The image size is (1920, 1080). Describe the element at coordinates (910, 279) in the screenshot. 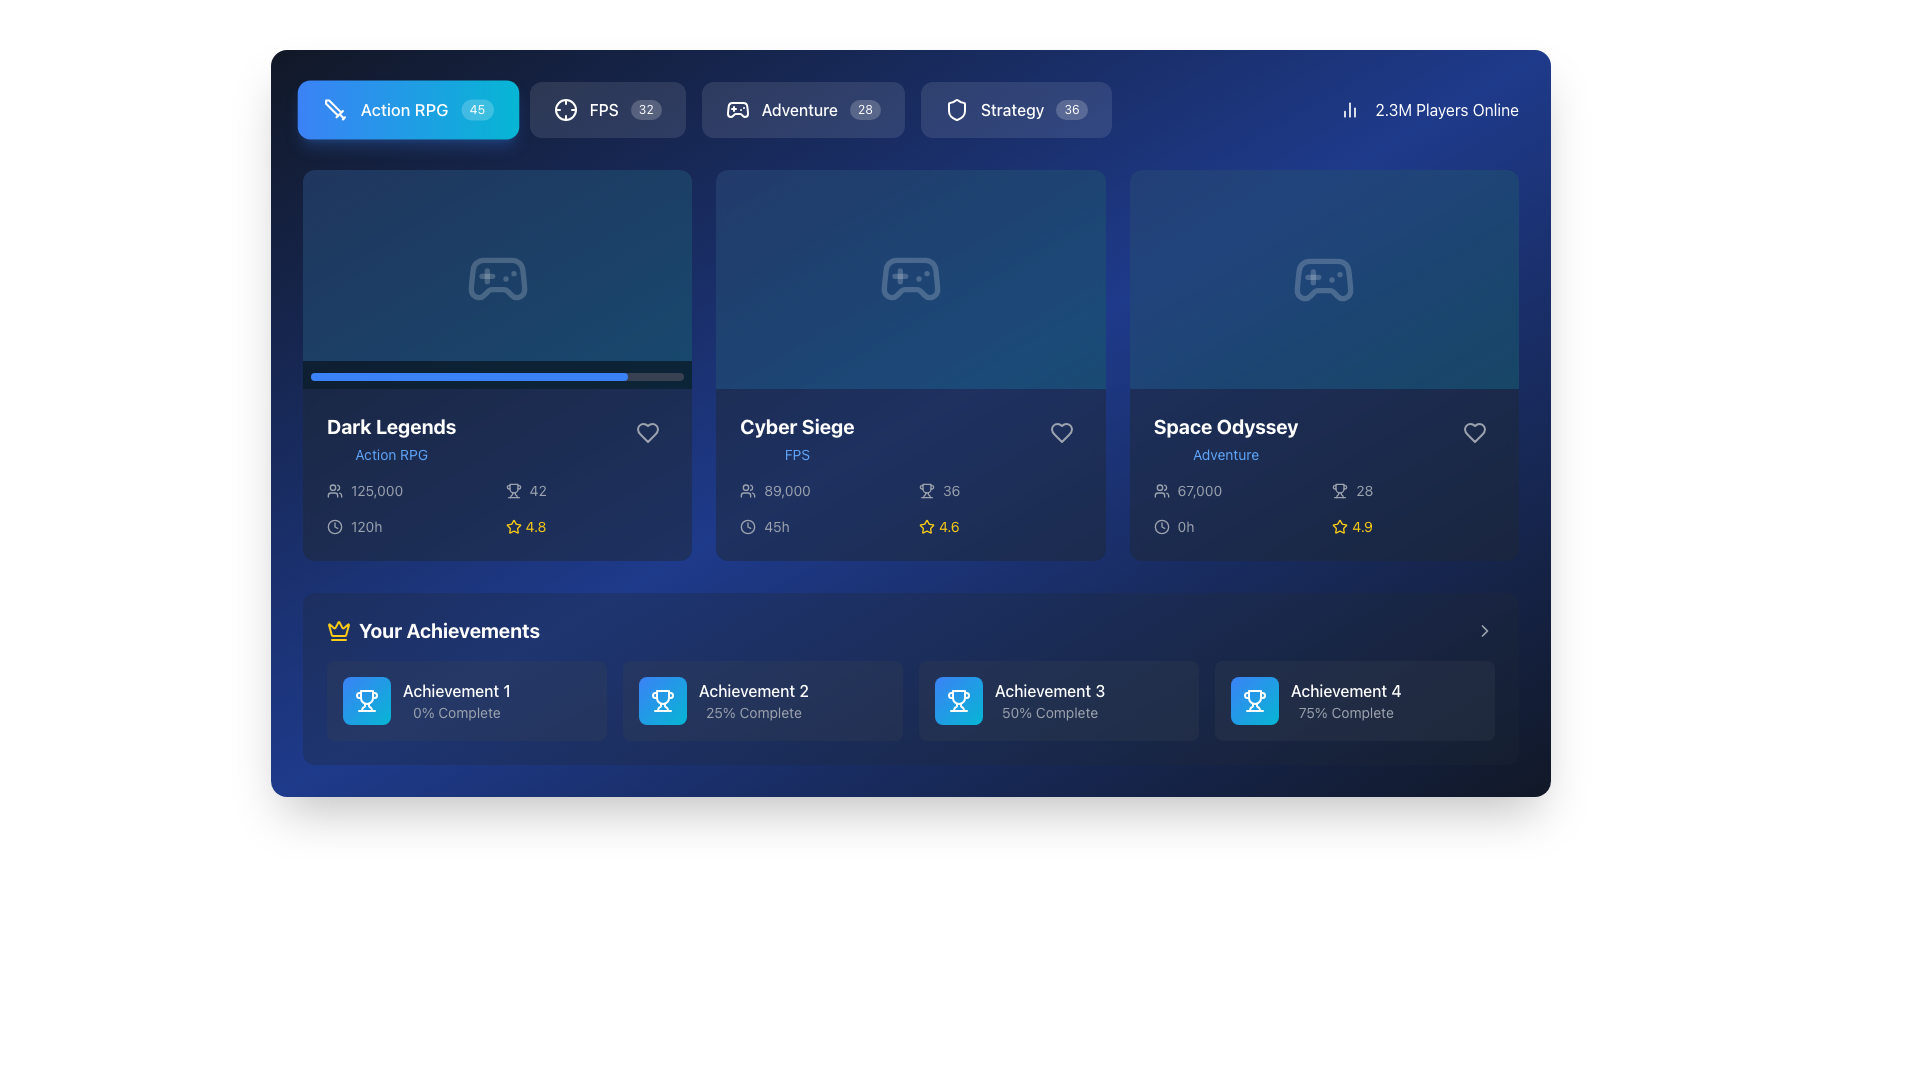

I see `the visual indicator icon for game-related content located in the middle card of the second row, directly above the text 'Cyber Siege'` at that location.